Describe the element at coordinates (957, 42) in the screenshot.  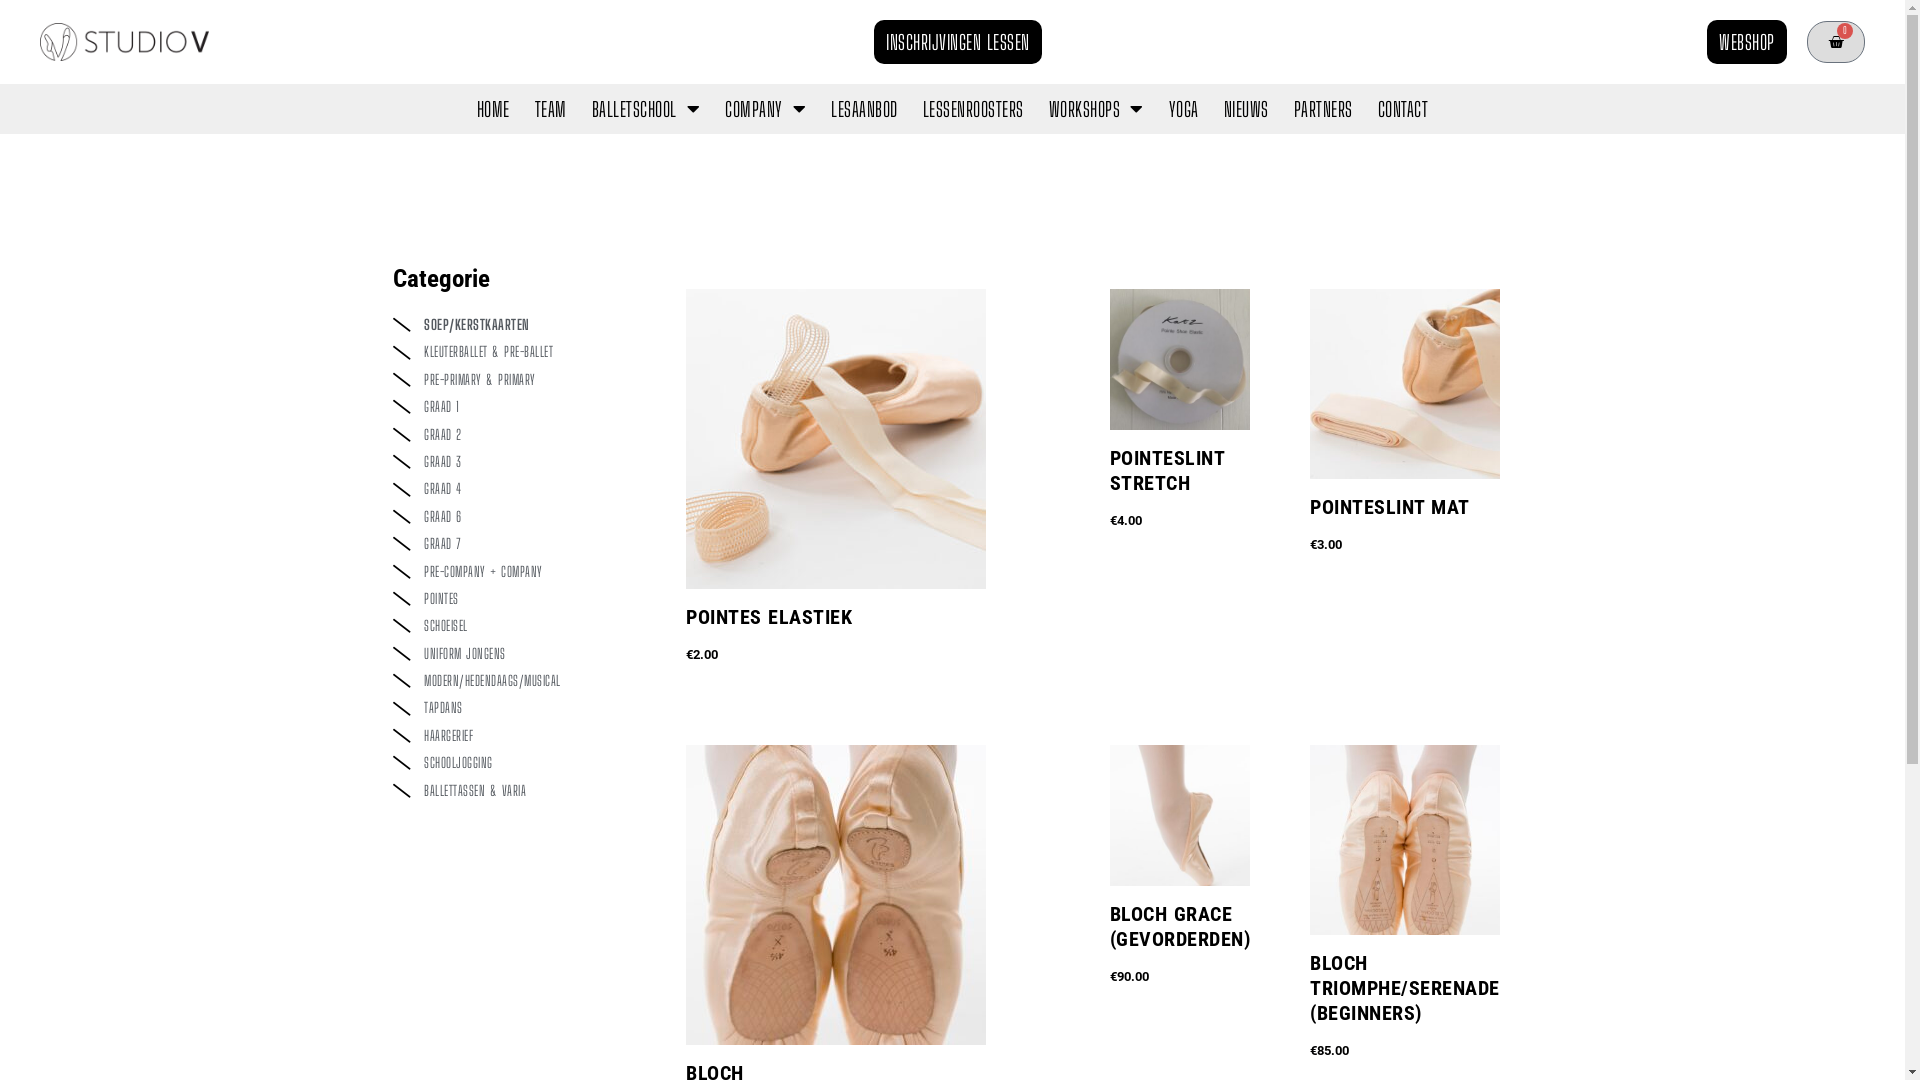
I see `'INSCHRIJVINGEN LESSEN'` at that location.